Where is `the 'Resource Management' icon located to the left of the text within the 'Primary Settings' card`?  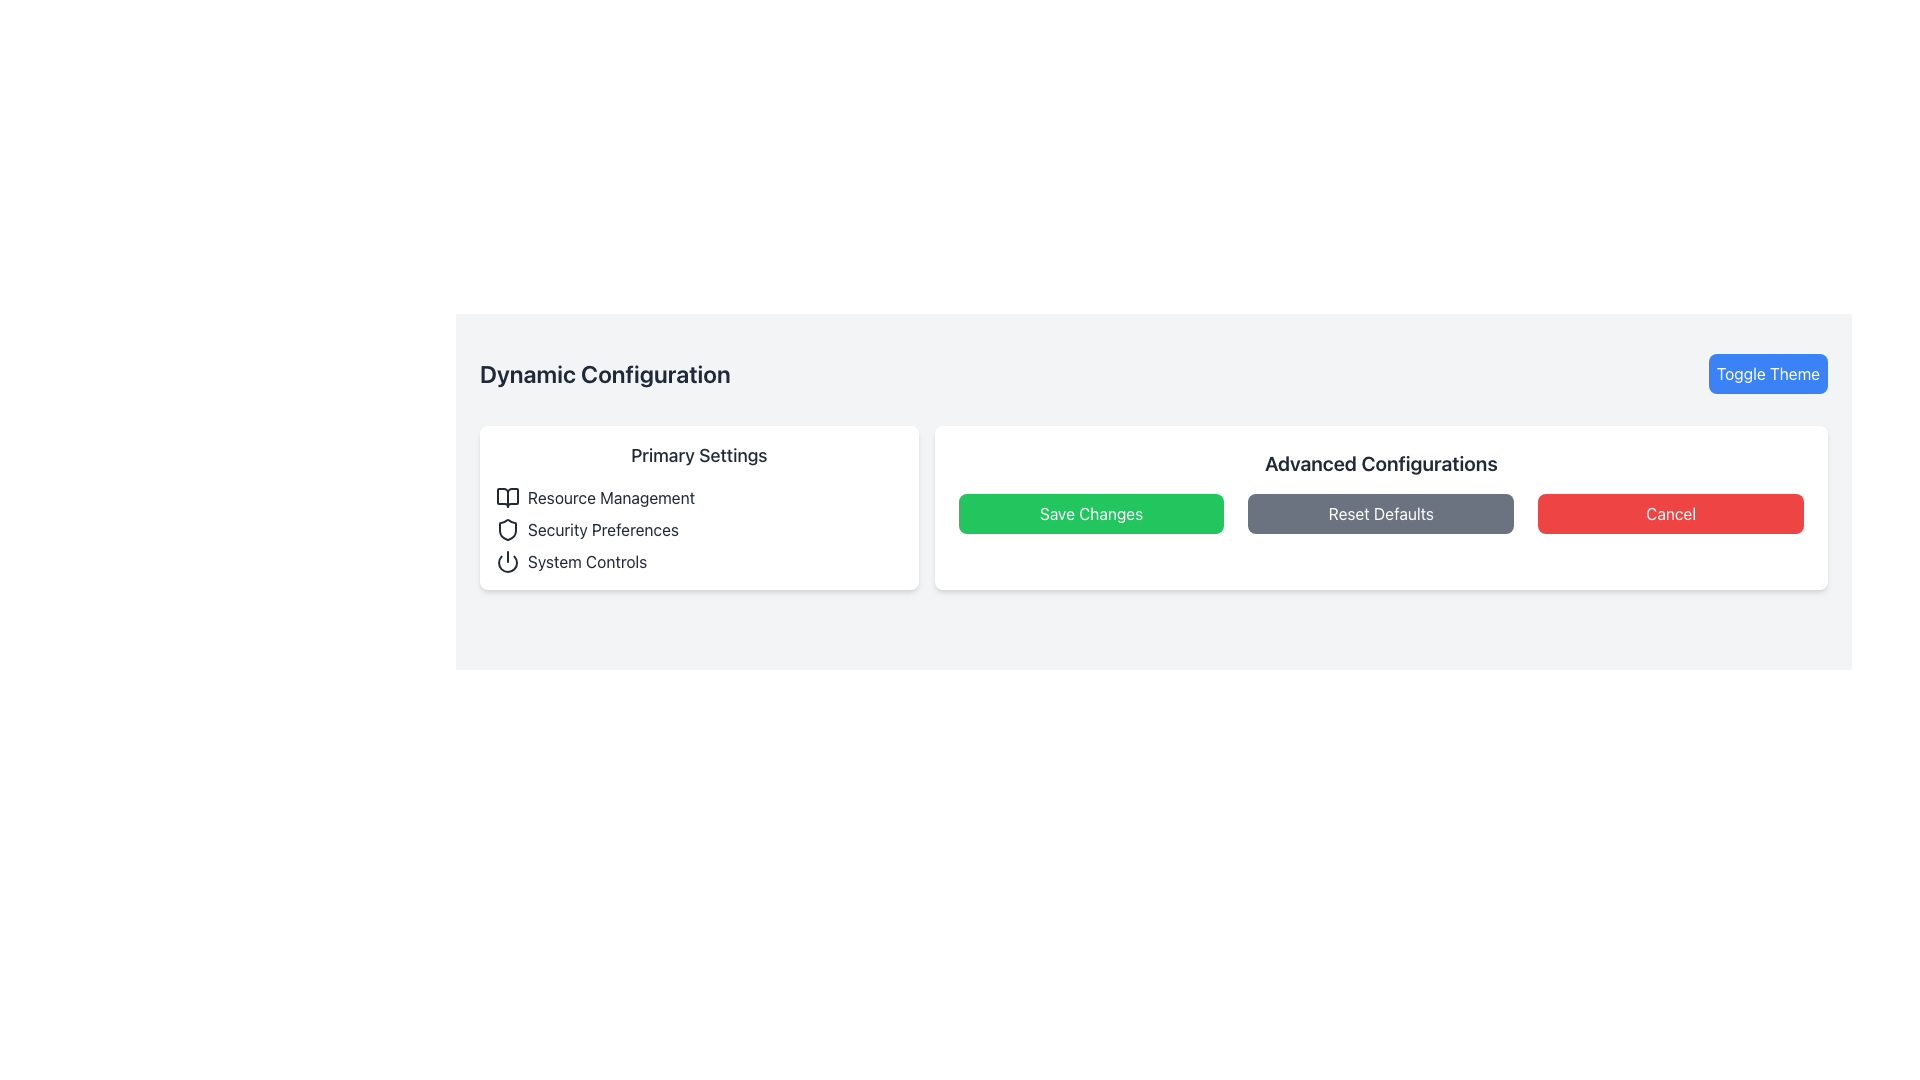 the 'Resource Management' icon located to the left of the text within the 'Primary Settings' card is located at coordinates (508, 496).